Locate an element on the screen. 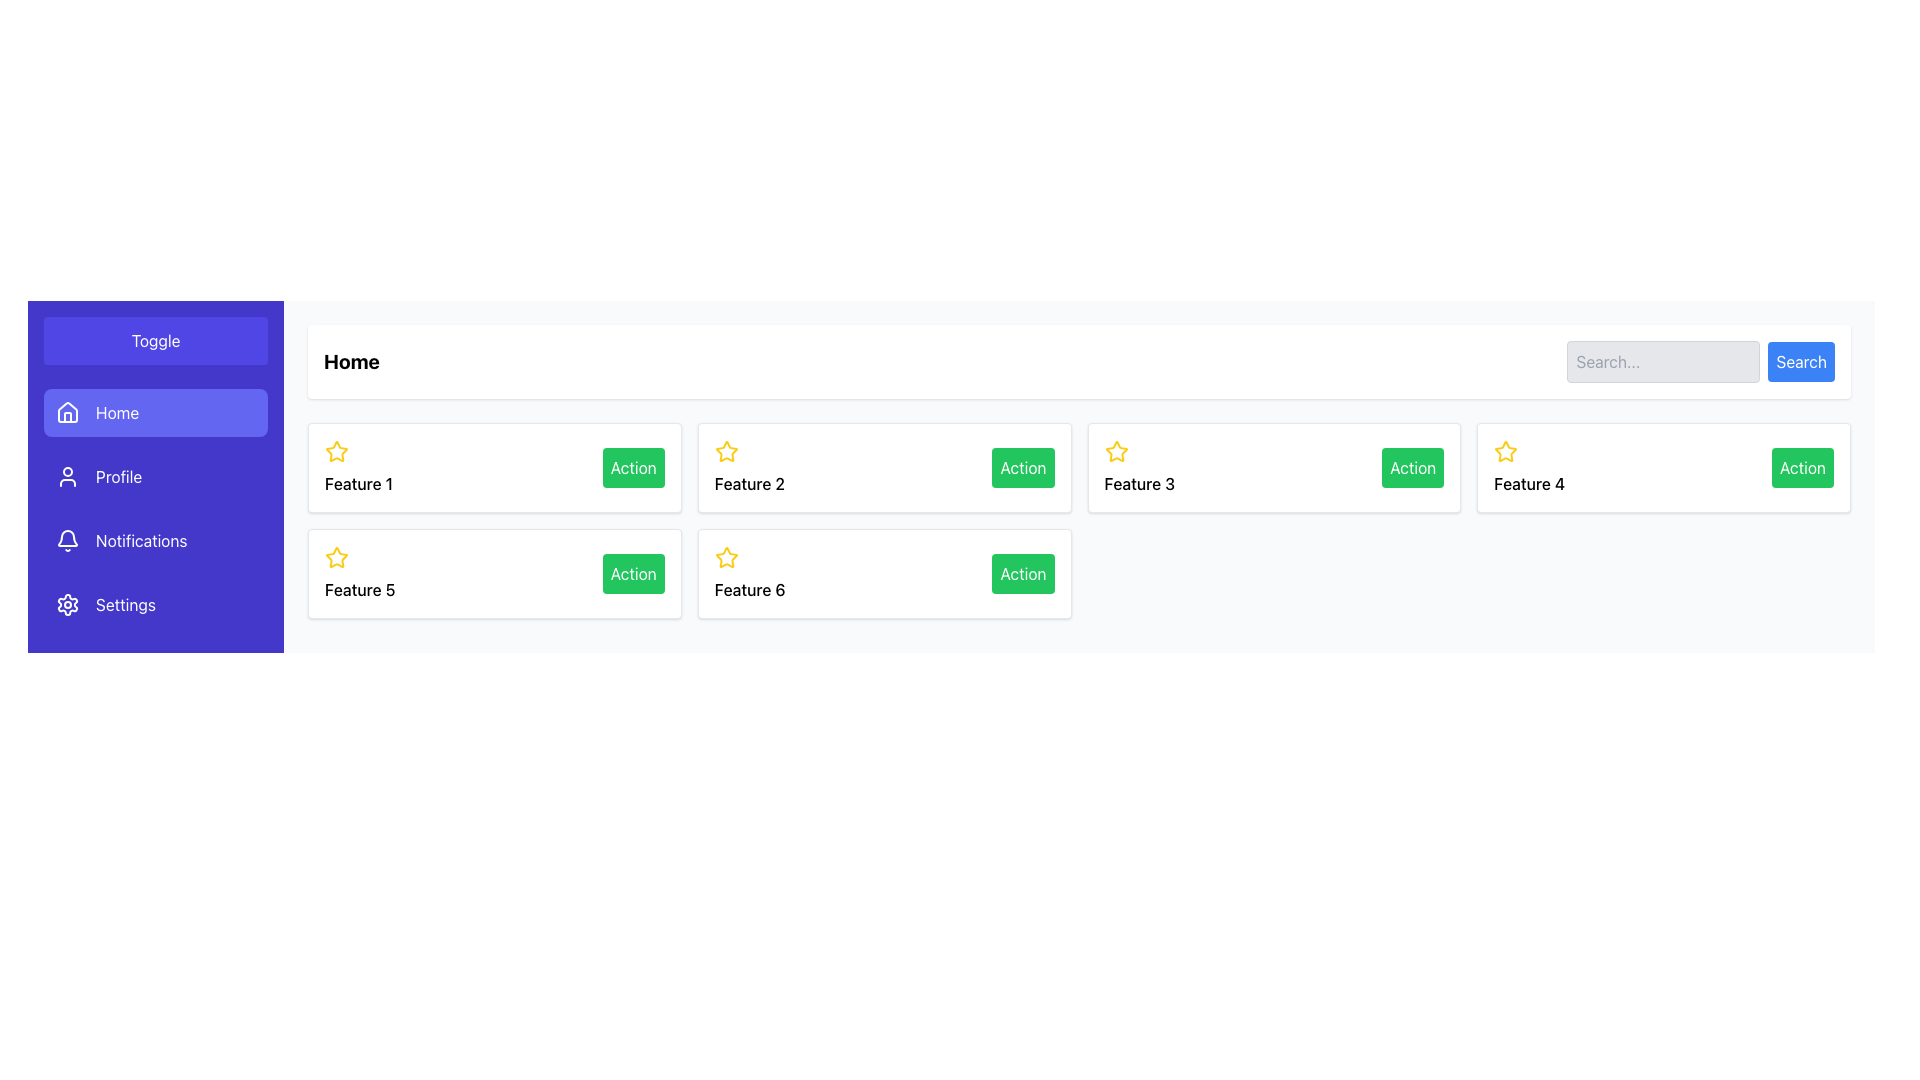 This screenshot has height=1080, width=1920. the icon located within the 'Feature 1' box on the upper-left side of the content grid for accessibility purposes is located at coordinates (336, 451).